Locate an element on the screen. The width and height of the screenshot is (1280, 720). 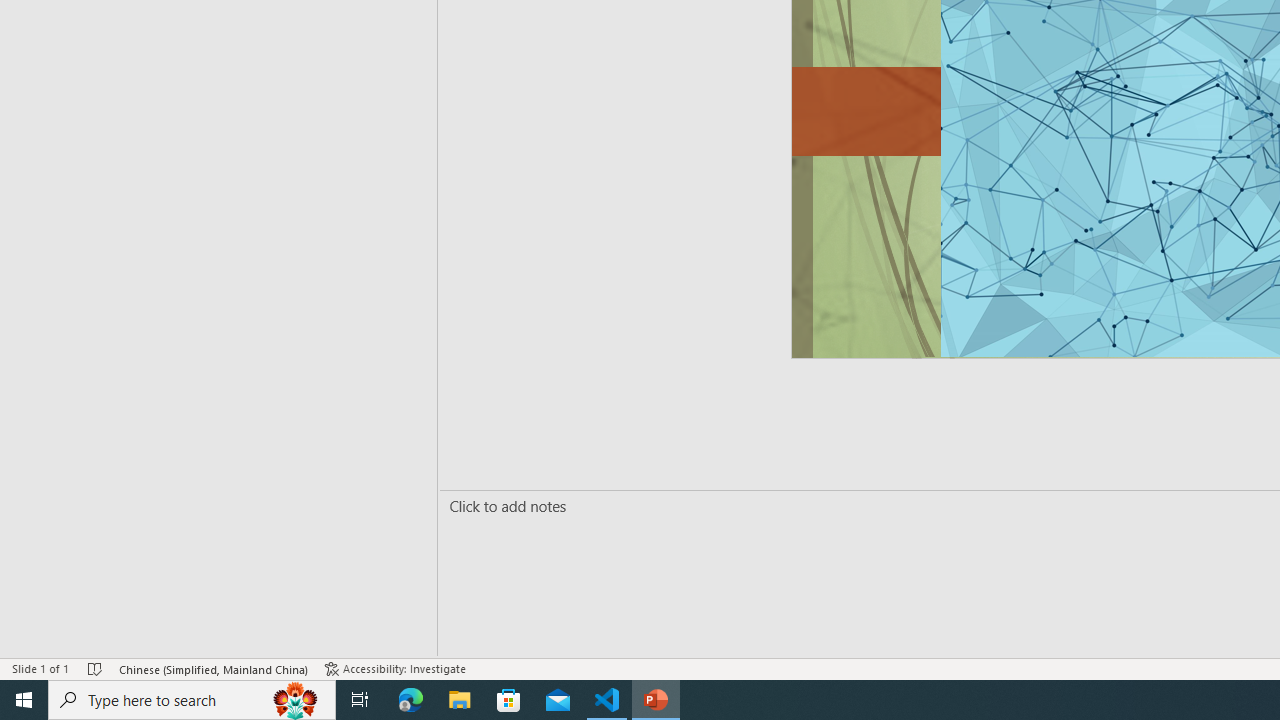
'Accessibility Checker Accessibility: Investigate' is located at coordinates (395, 669).